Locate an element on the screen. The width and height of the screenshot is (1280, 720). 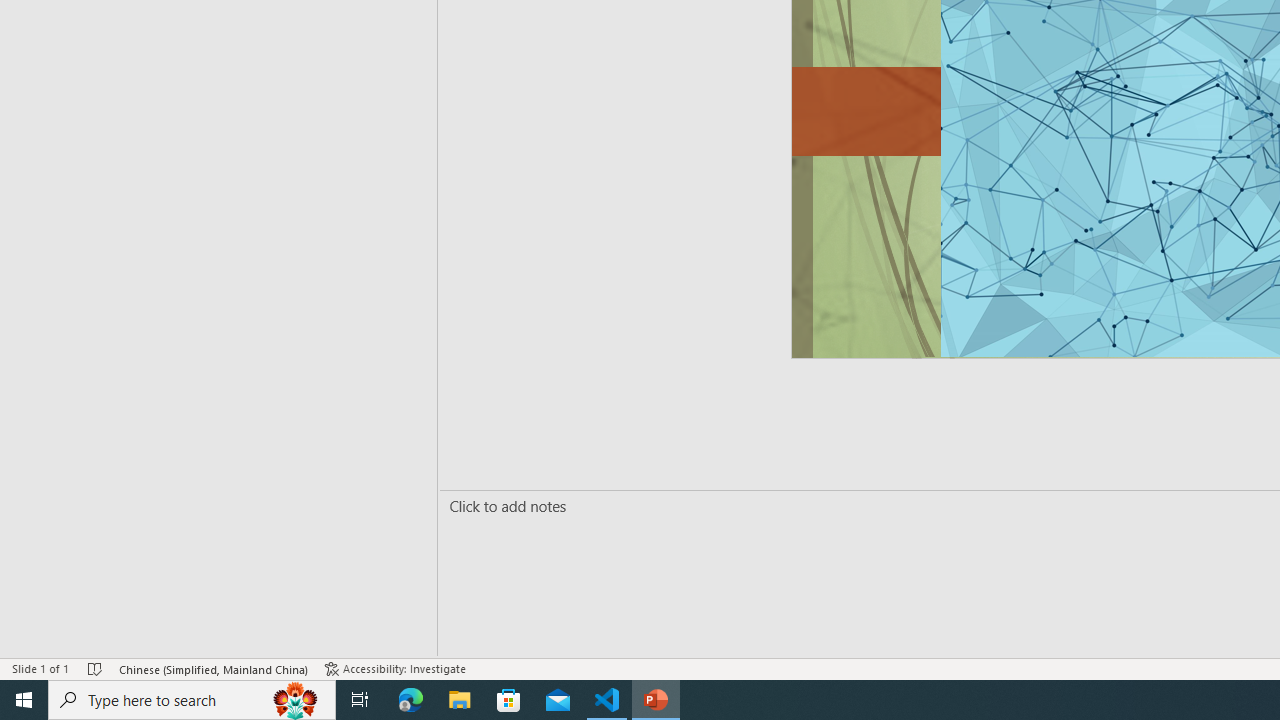
'Accessibility Checker Accessibility: Investigate' is located at coordinates (395, 669).